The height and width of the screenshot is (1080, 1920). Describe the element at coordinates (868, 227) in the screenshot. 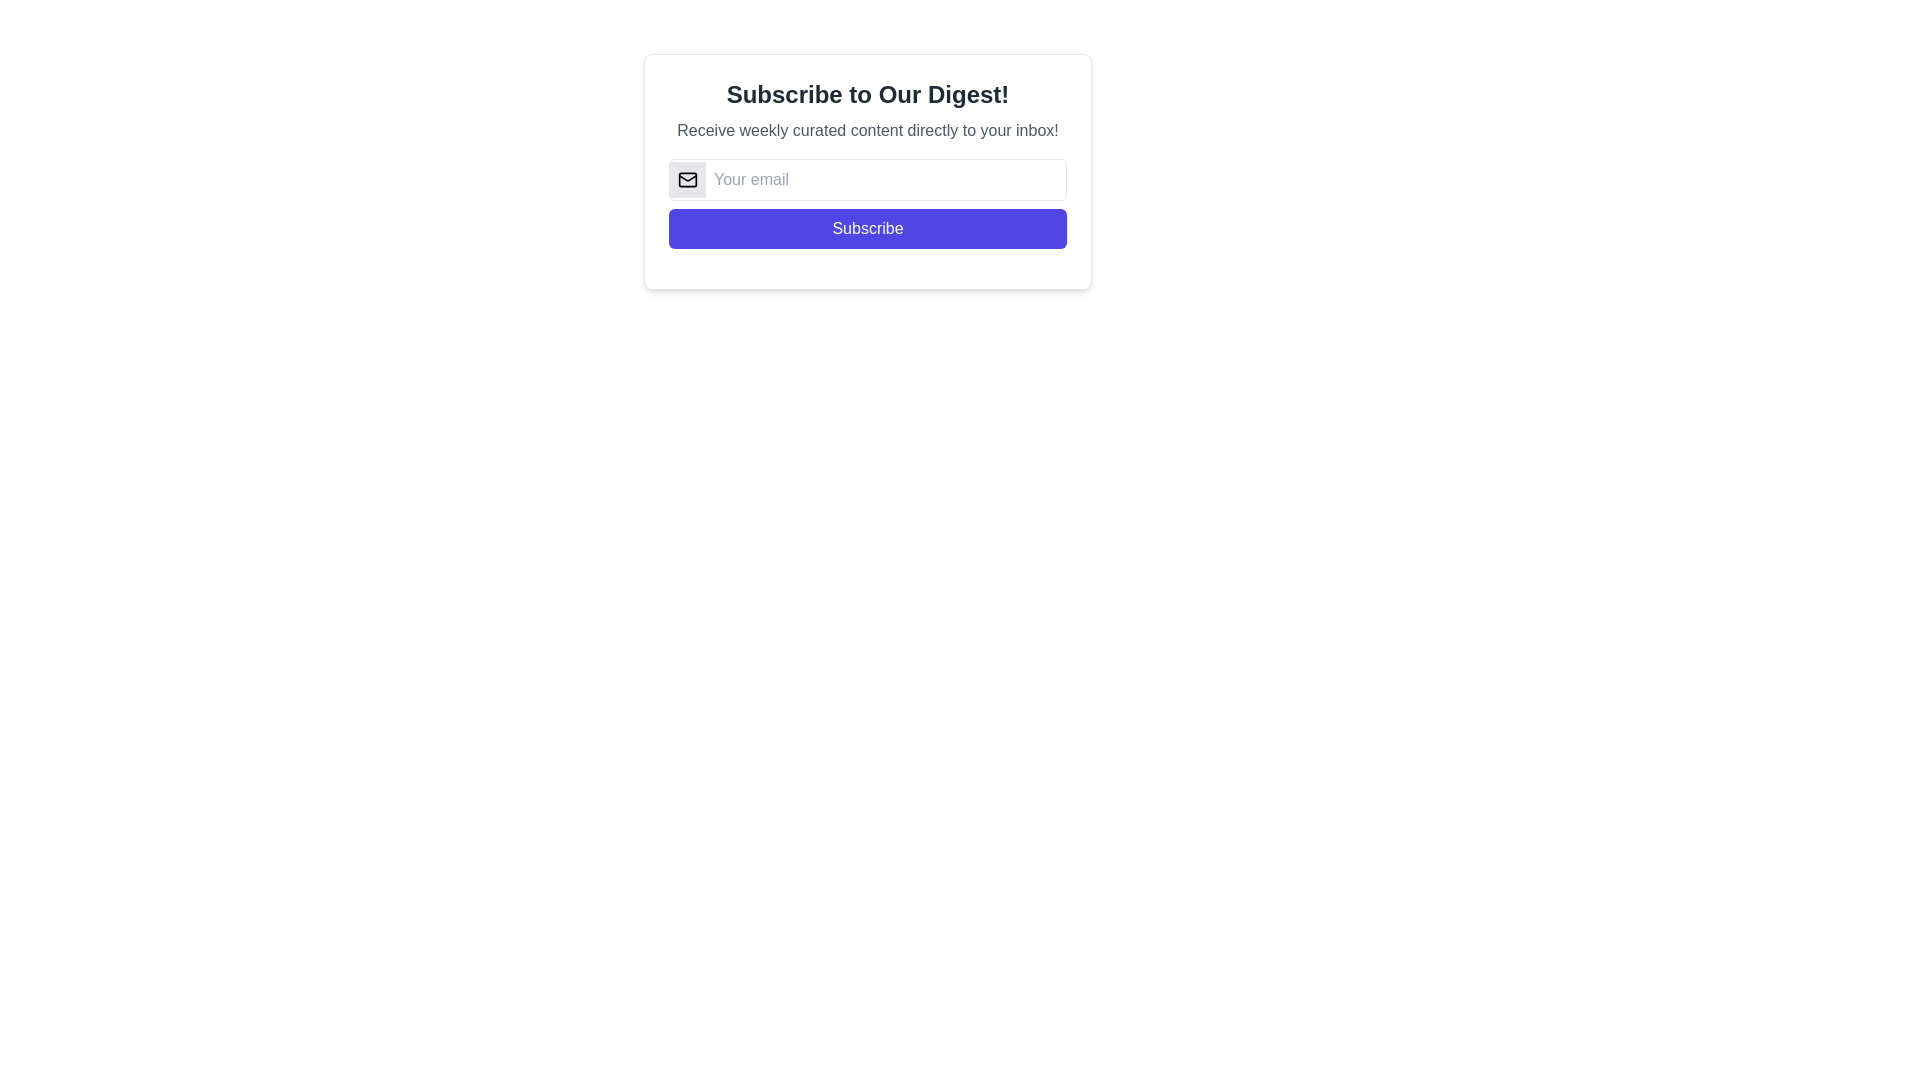

I see `the blue 'Subscribe' button with rounded corners` at that location.